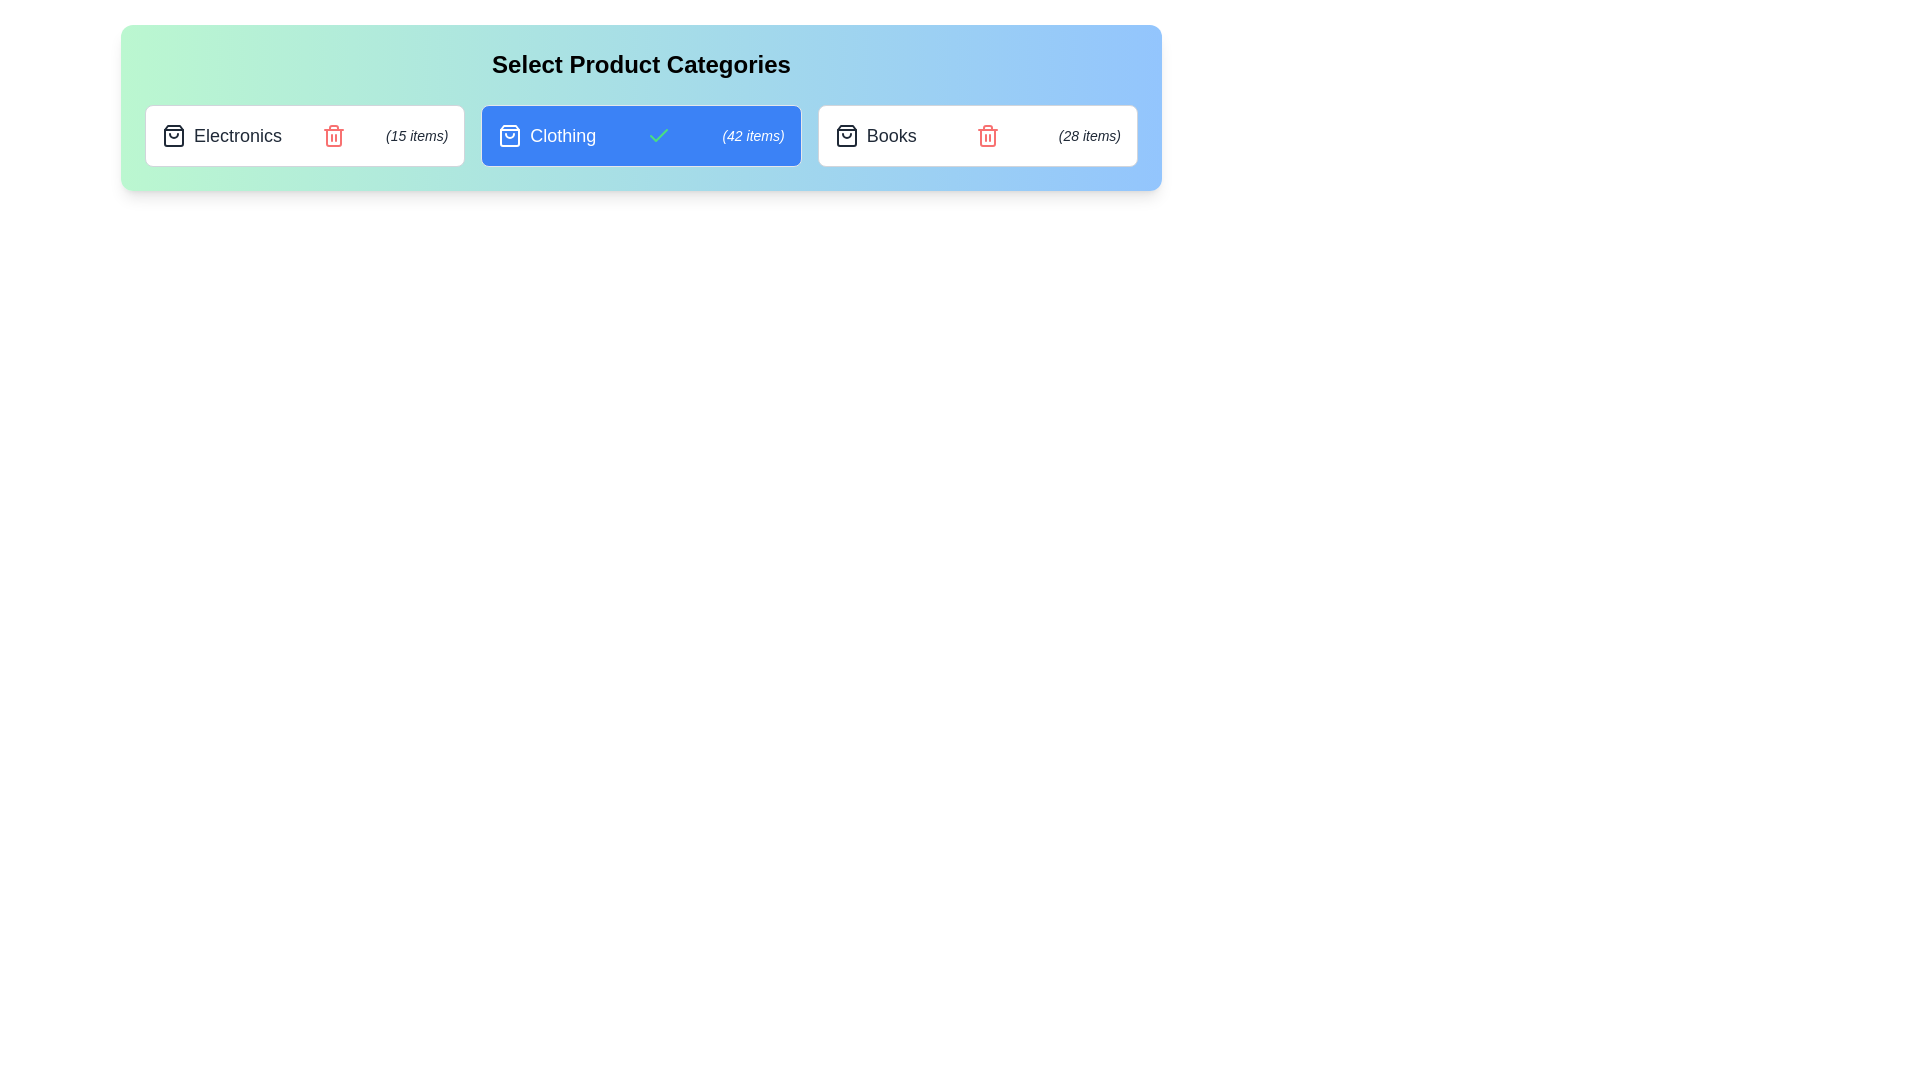  What do you see at coordinates (641, 135) in the screenshot?
I see `the category Clothing to view its hover effect` at bounding box center [641, 135].